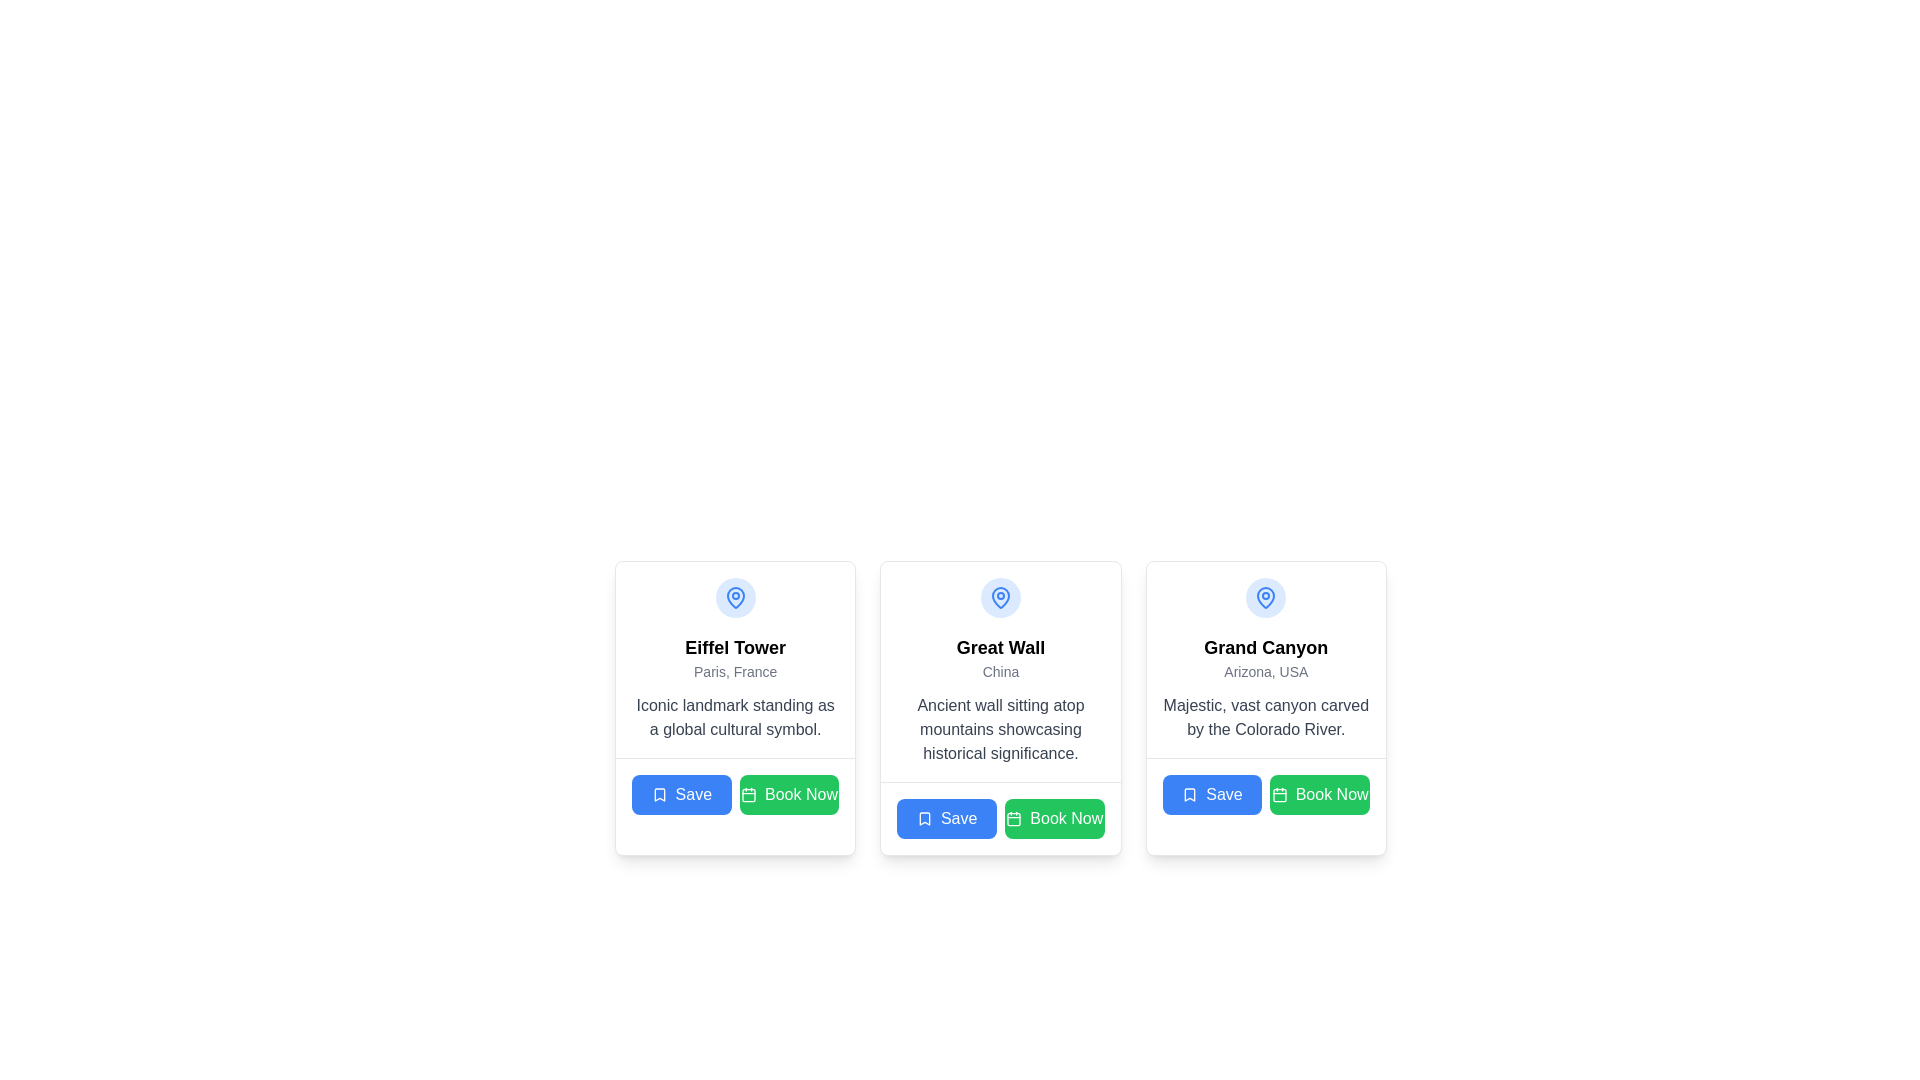 The image size is (1920, 1080). Describe the element at coordinates (734, 707) in the screenshot. I see `displayed text on the interactive card describing the Eiffel Tower, which is the first card in the leftmost column of a three-column grid` at that location.